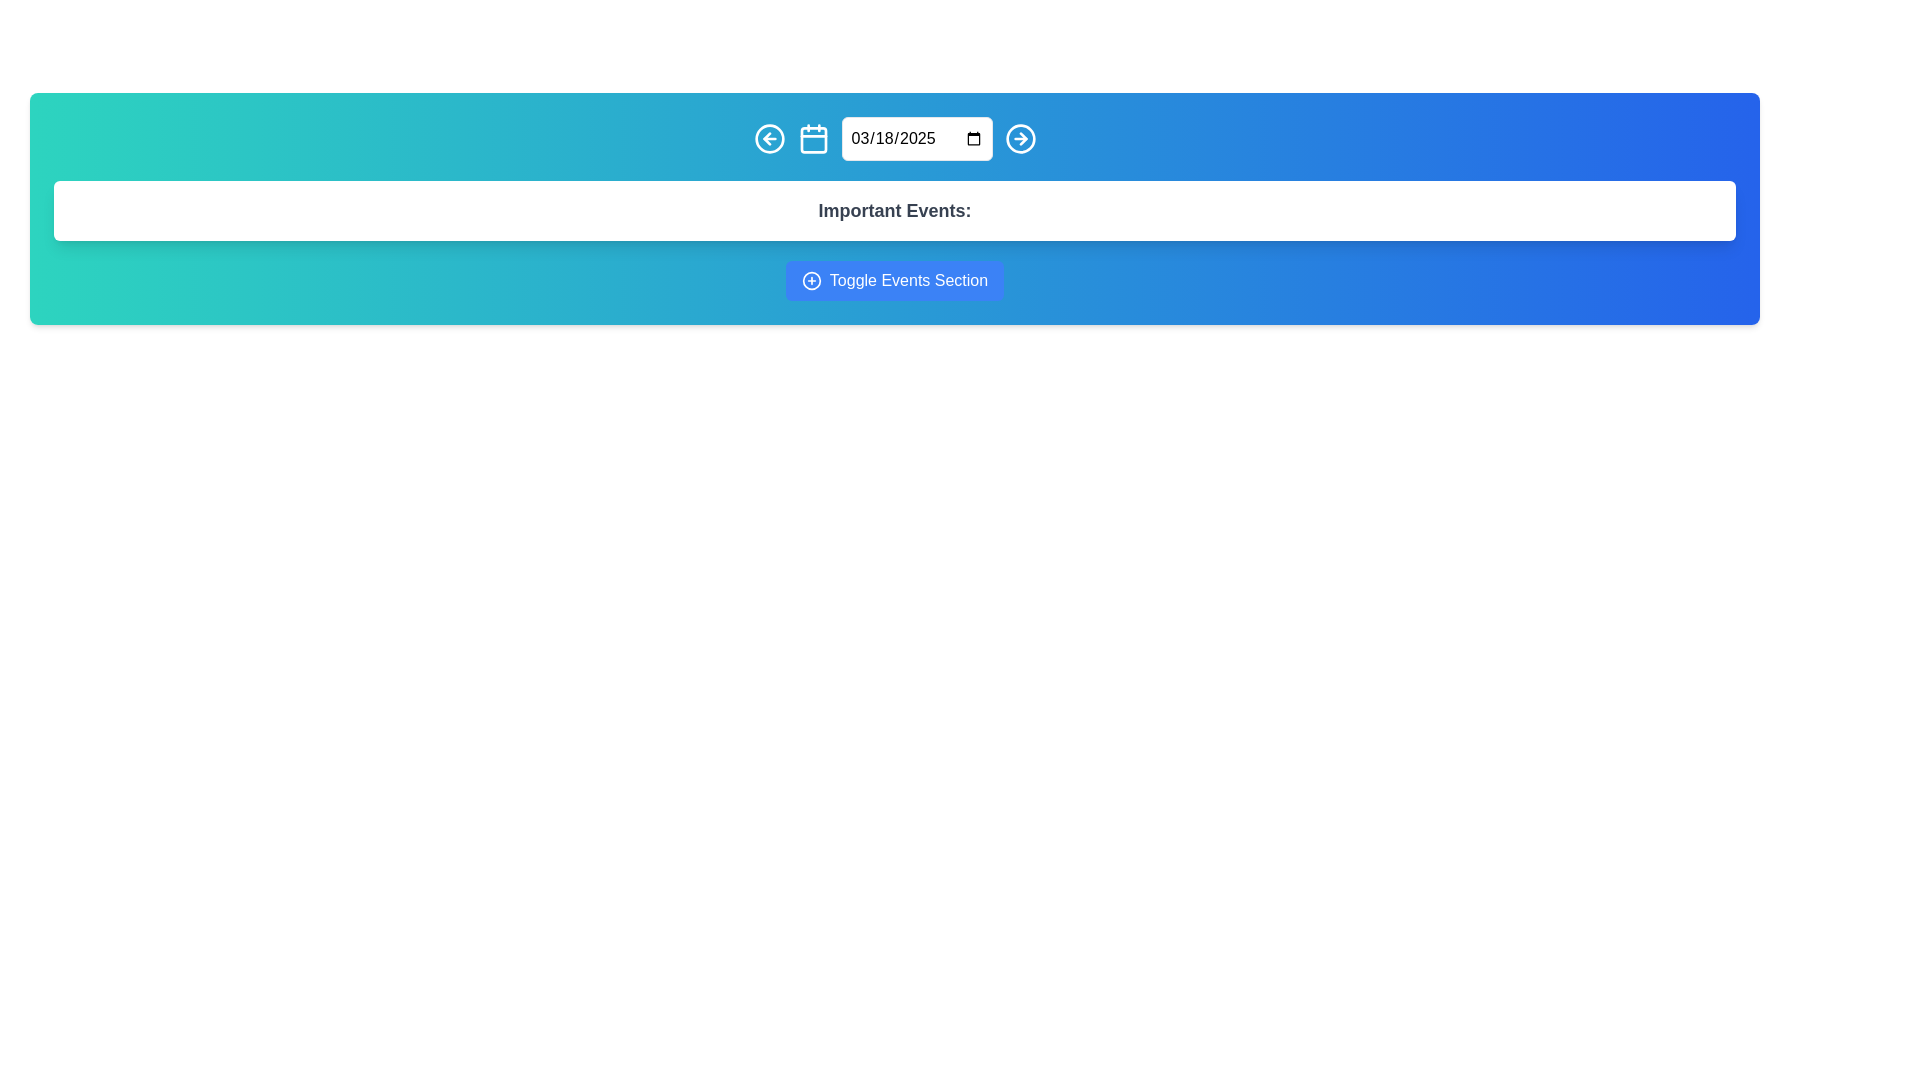 This screenshot has width=1920, height=1080. I want to click on the icon within the blue button labeled 'Toggle Events Section' located below the text 'Important Events', so click(811, 281).